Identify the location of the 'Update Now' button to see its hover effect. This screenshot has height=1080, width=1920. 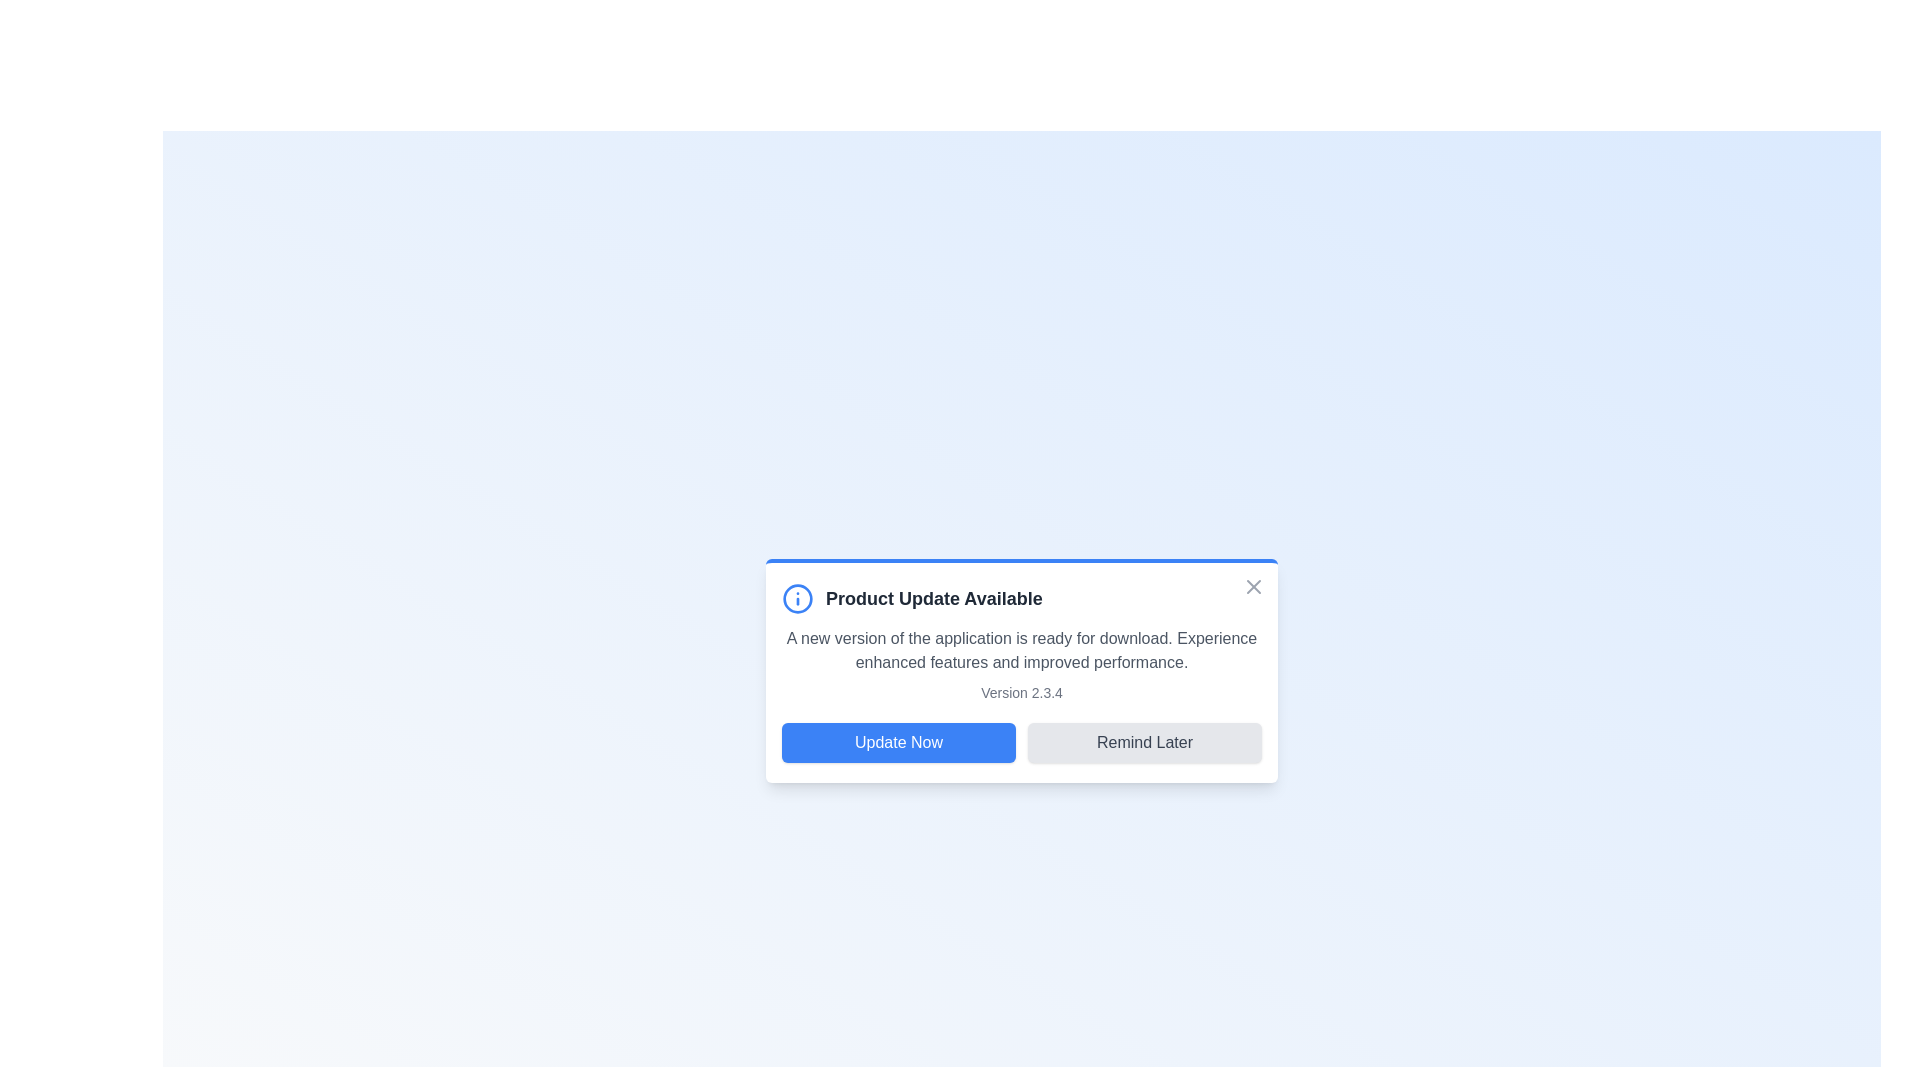
(897, 743).